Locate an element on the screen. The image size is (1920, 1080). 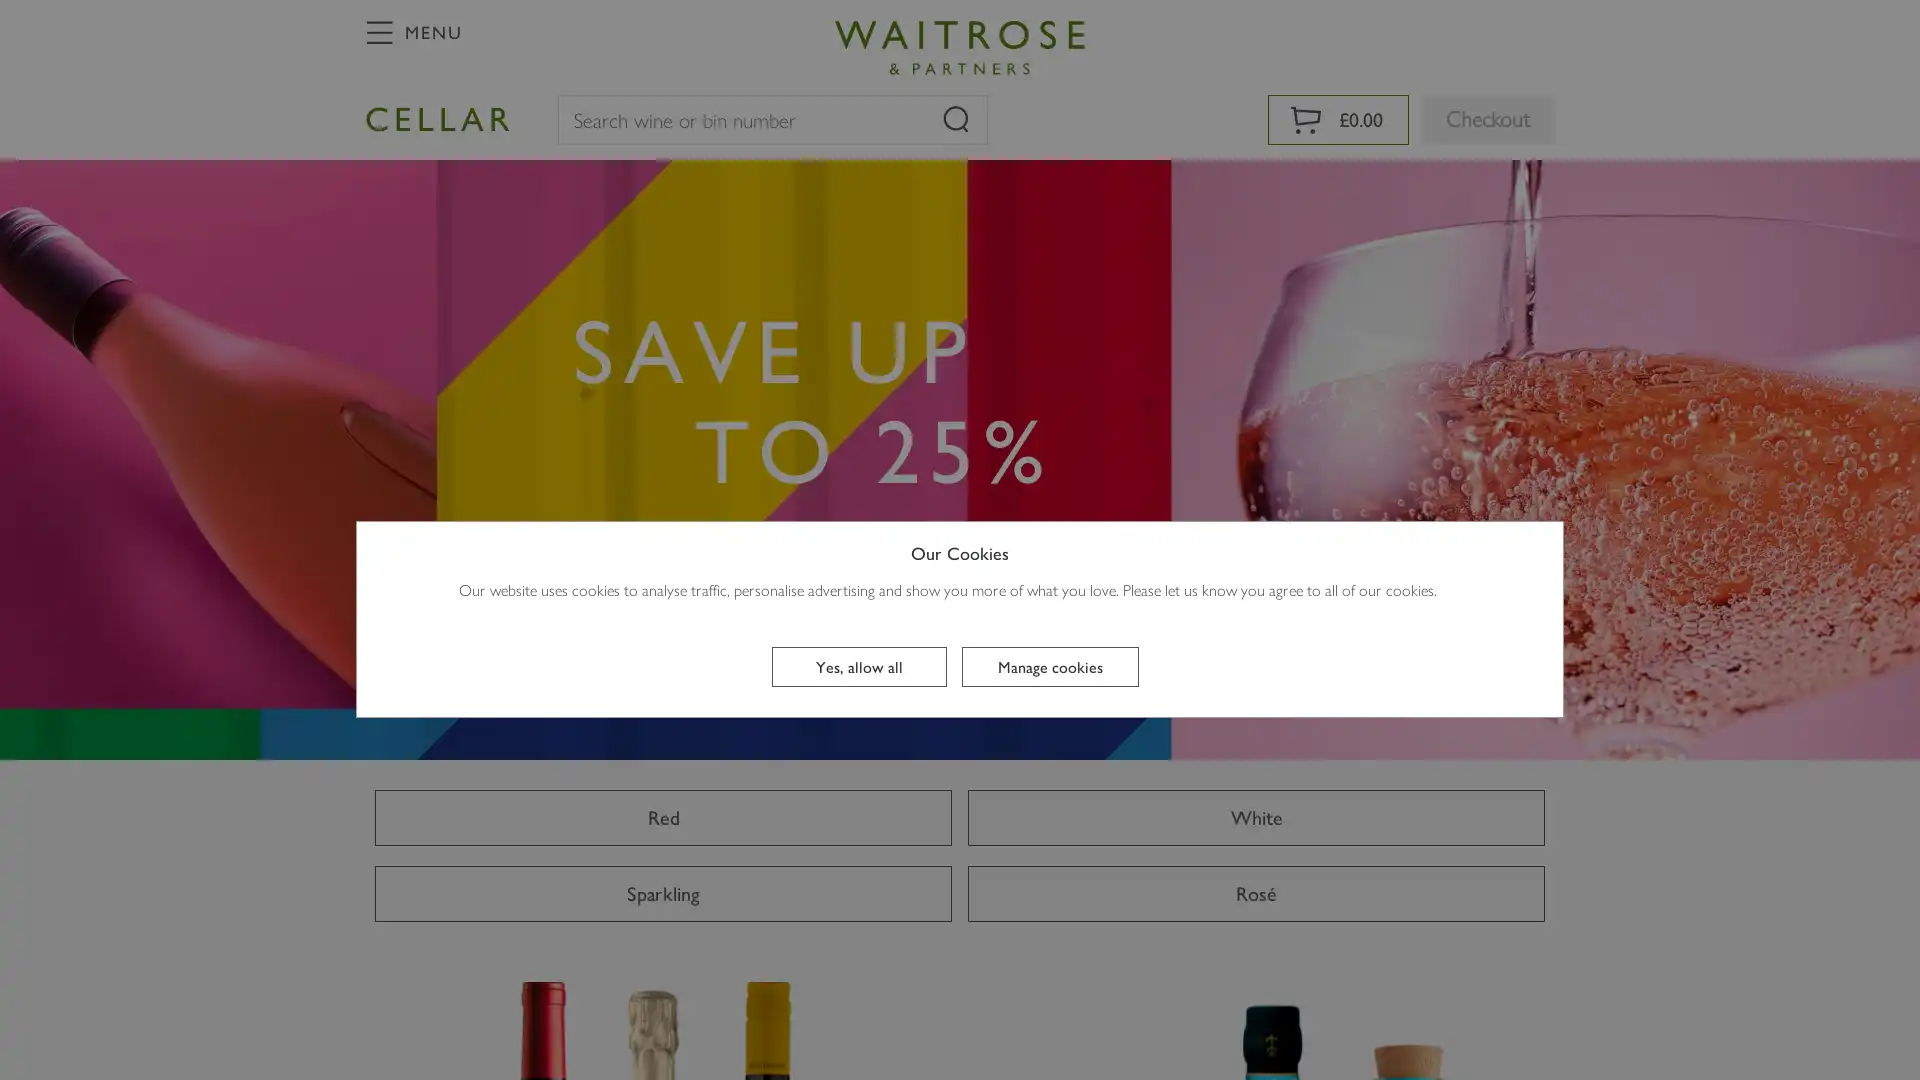
Accept selected is located at coordinates (961, 878).